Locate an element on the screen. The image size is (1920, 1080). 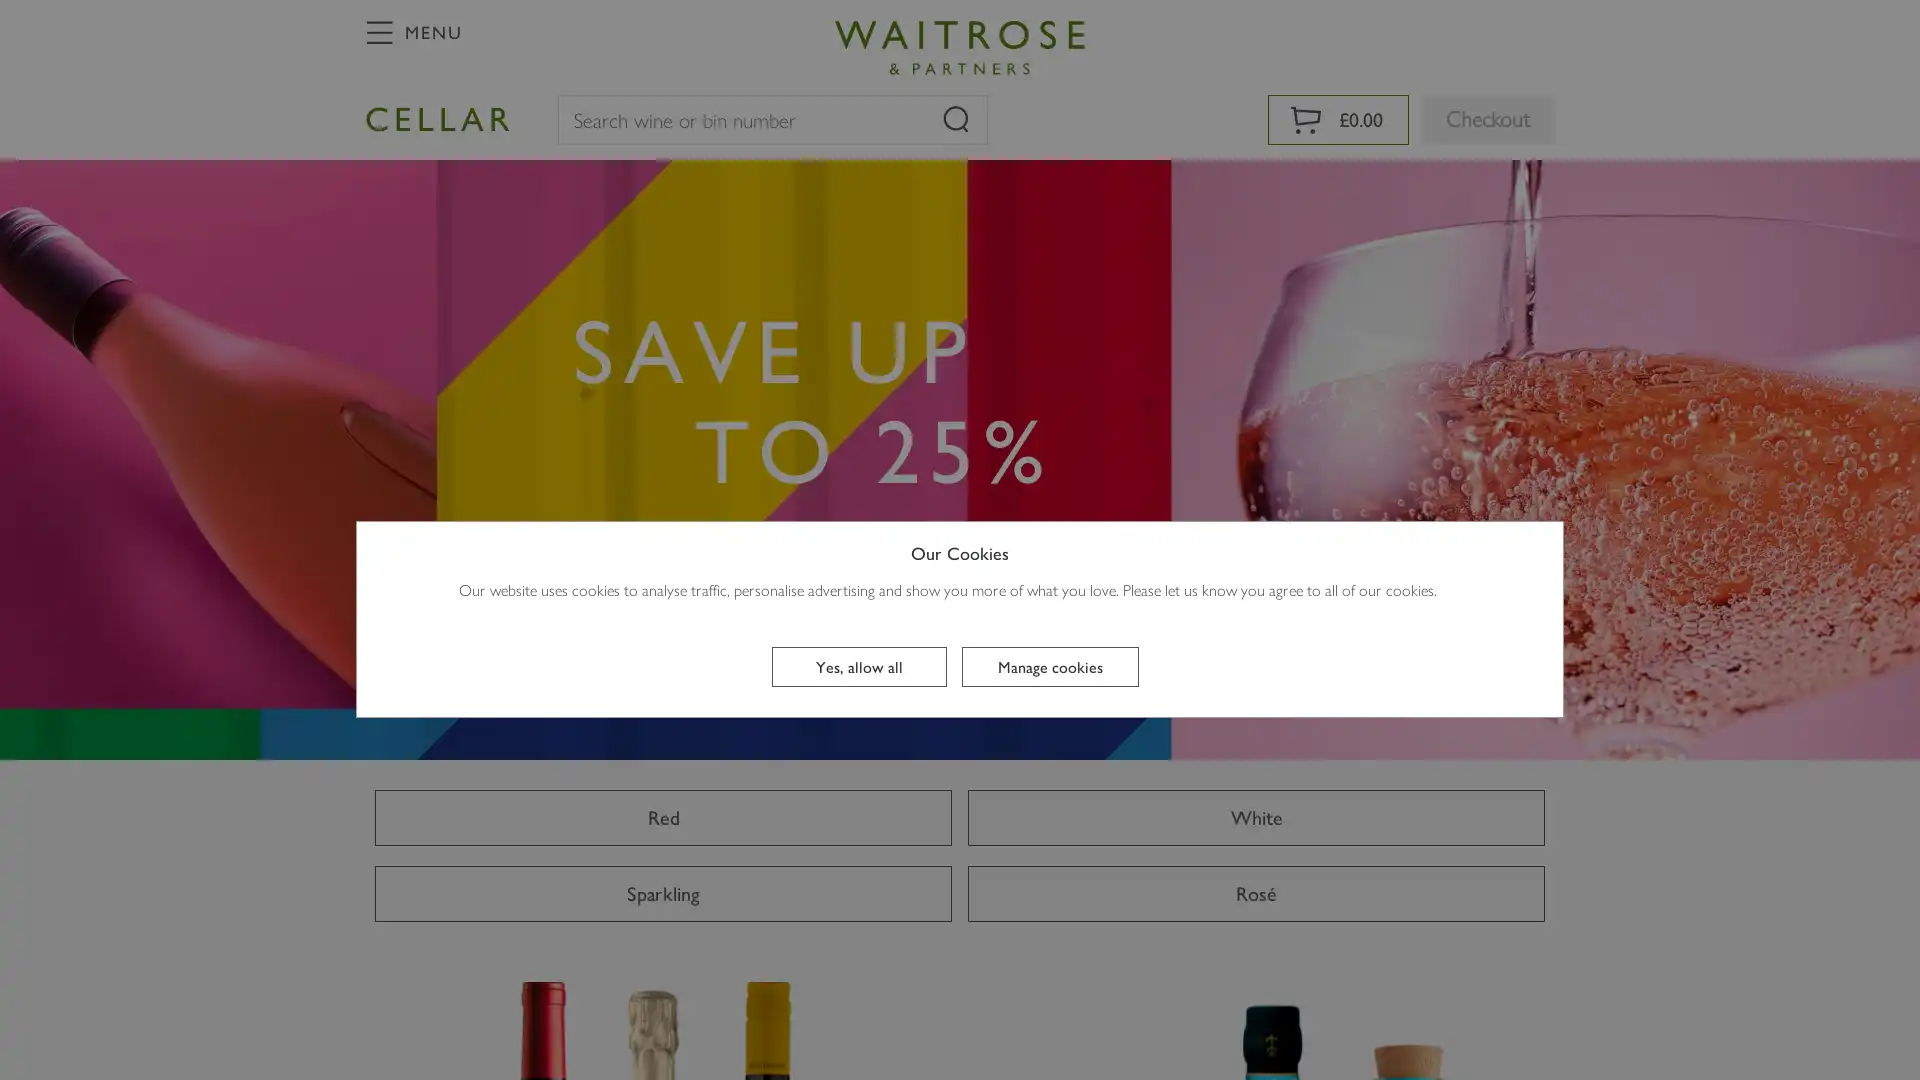
Accept selected is located at coordinates (961, 878).